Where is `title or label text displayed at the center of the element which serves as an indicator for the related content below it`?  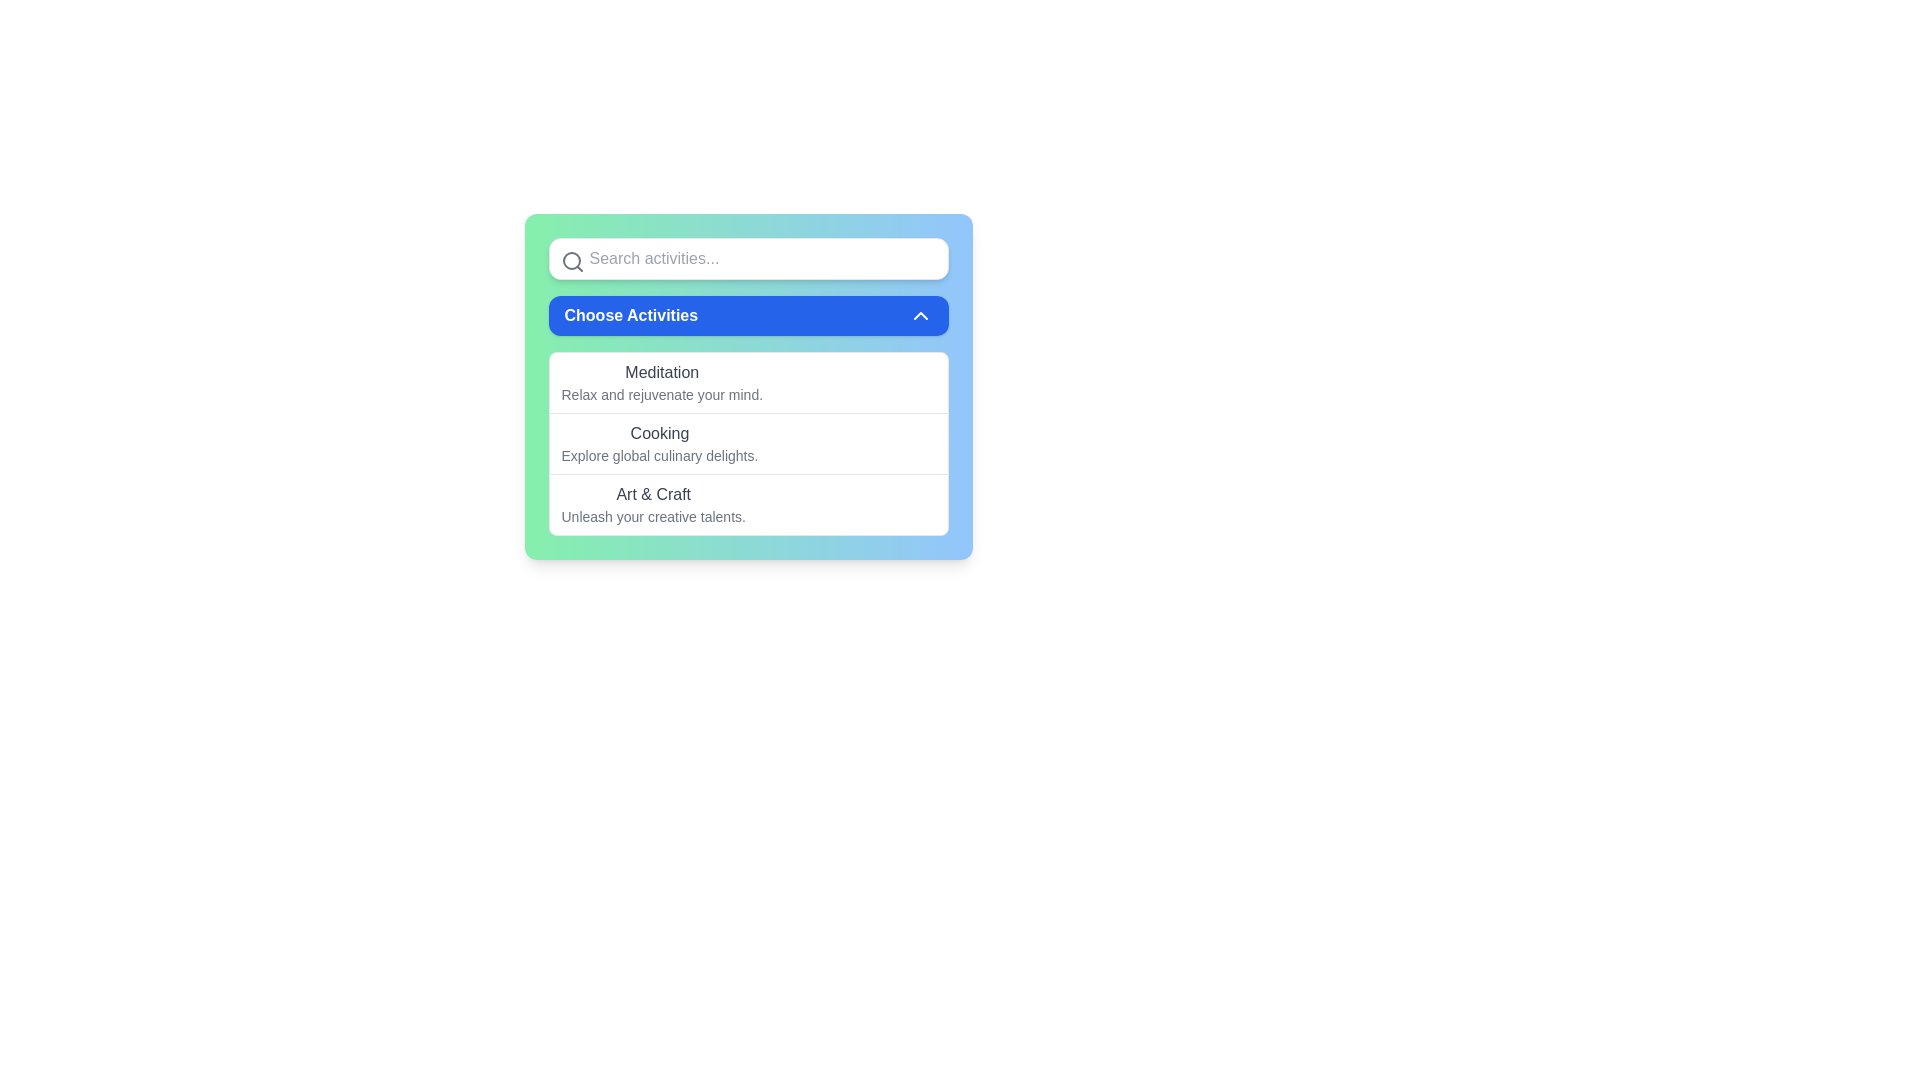
title or label text displayed at the center of the element which serves as an indicator for the related content below it is located at coordinates (659, 433).